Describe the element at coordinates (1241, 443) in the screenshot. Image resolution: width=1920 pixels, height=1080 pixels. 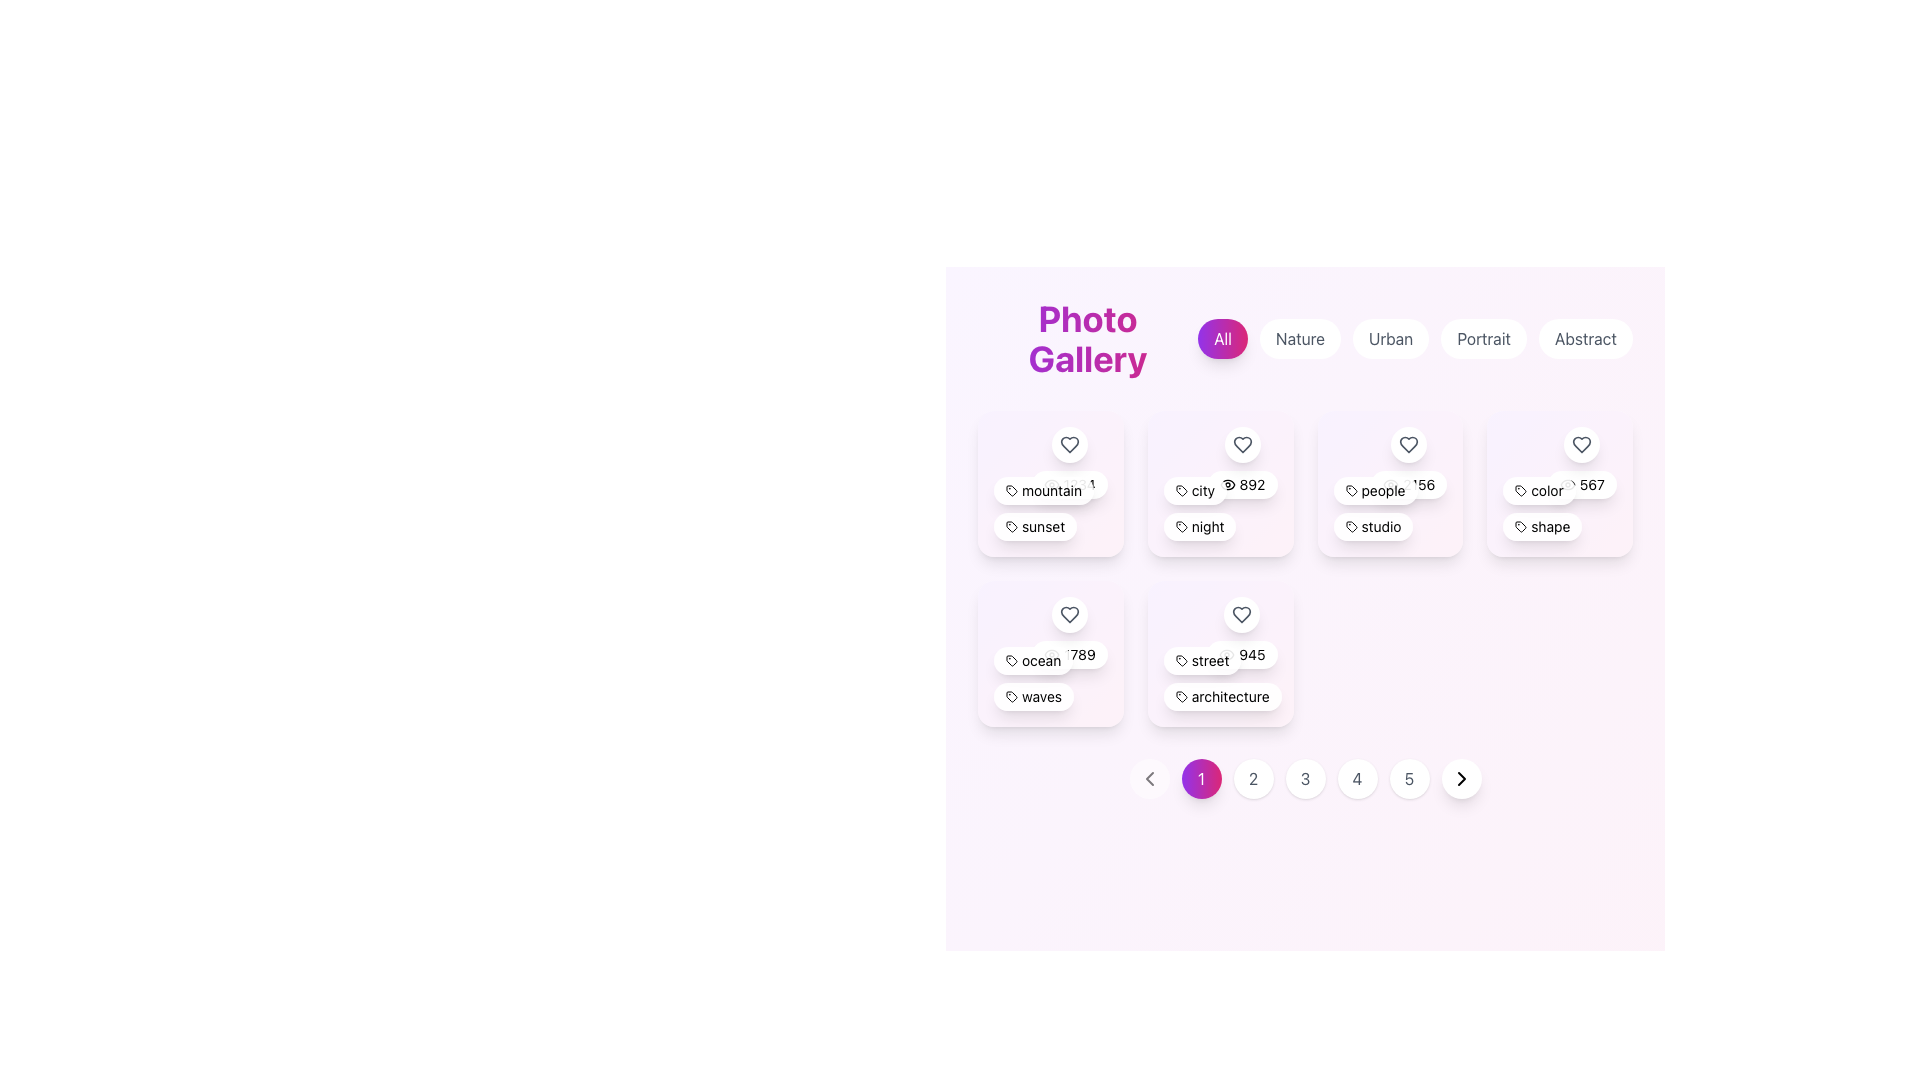
I see `the heart icon located in the top-right corner of the second card in the first row of the grid layout to favorite the associated city category` at that location.